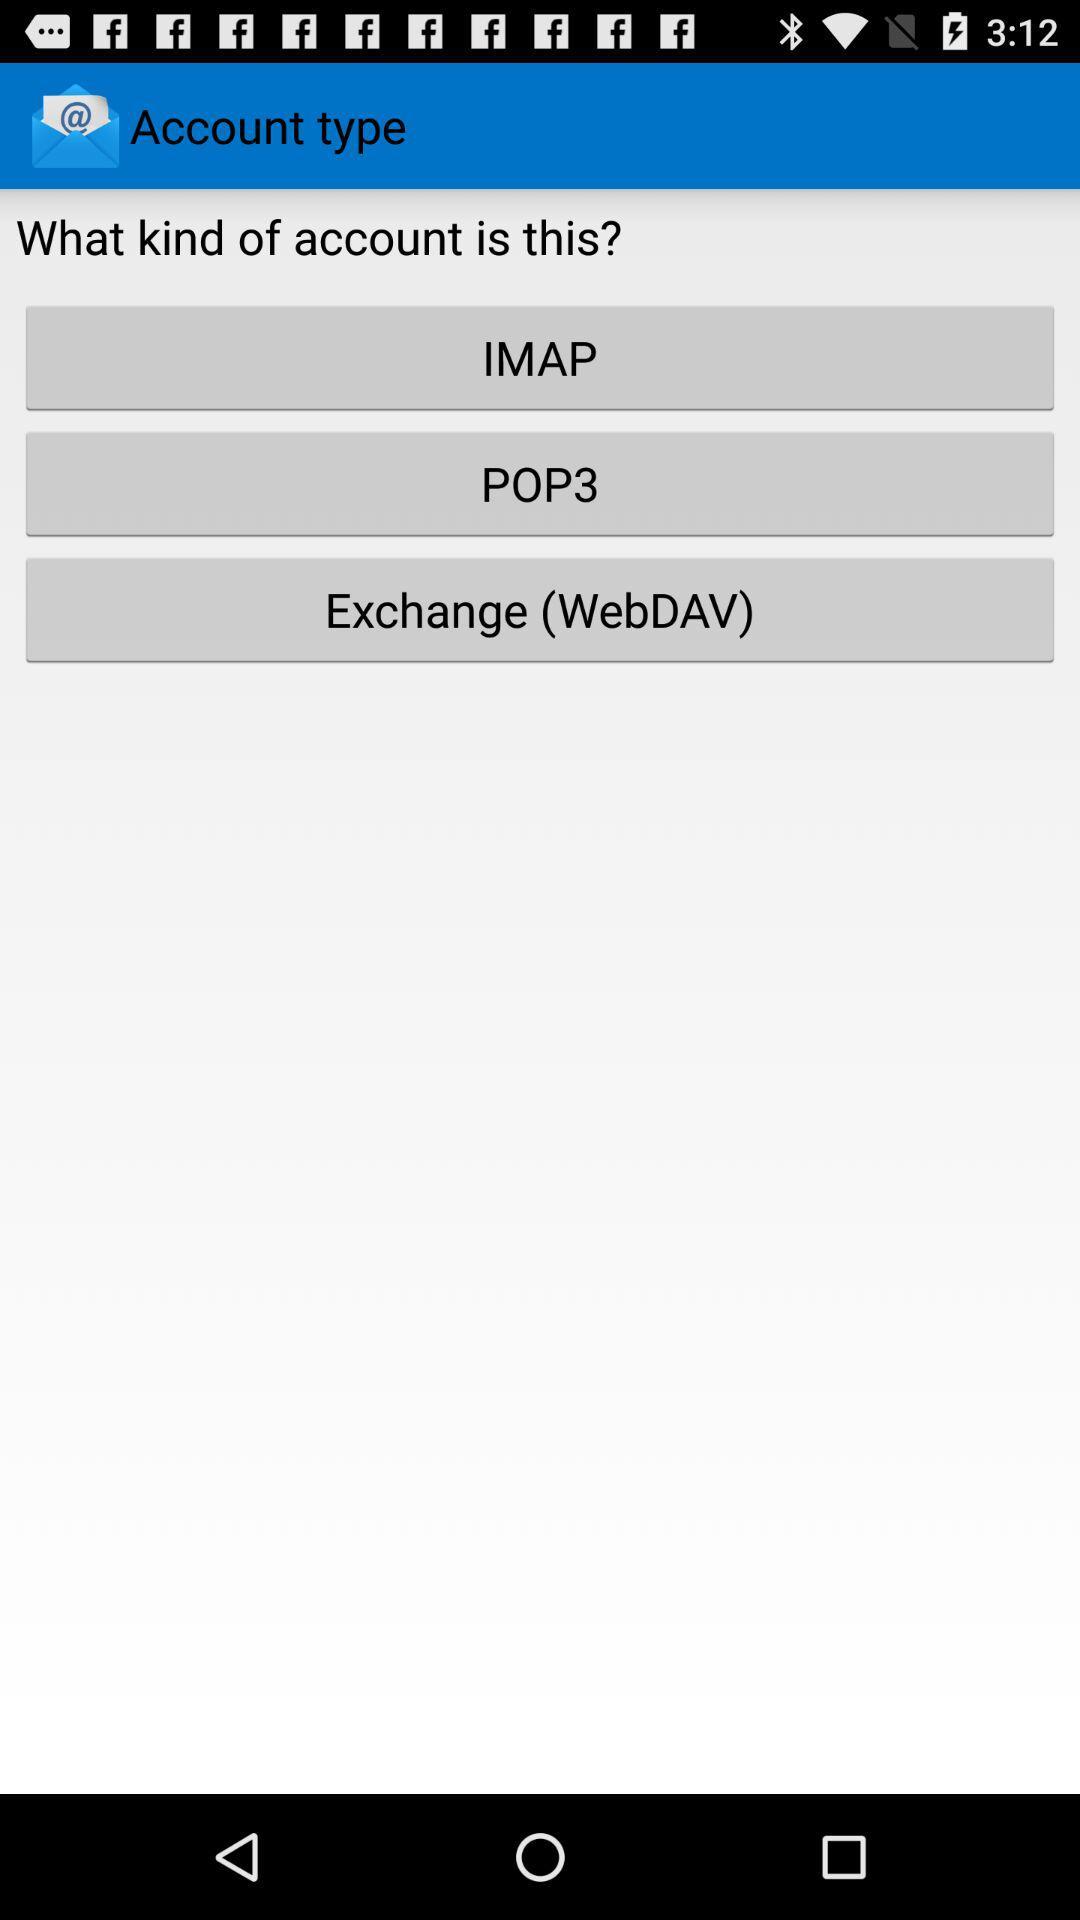 The image size is (1080, 1920). Describe the element at coordinates (540, 357) in the screenshot. I see `item above the pop3 button` at that location.